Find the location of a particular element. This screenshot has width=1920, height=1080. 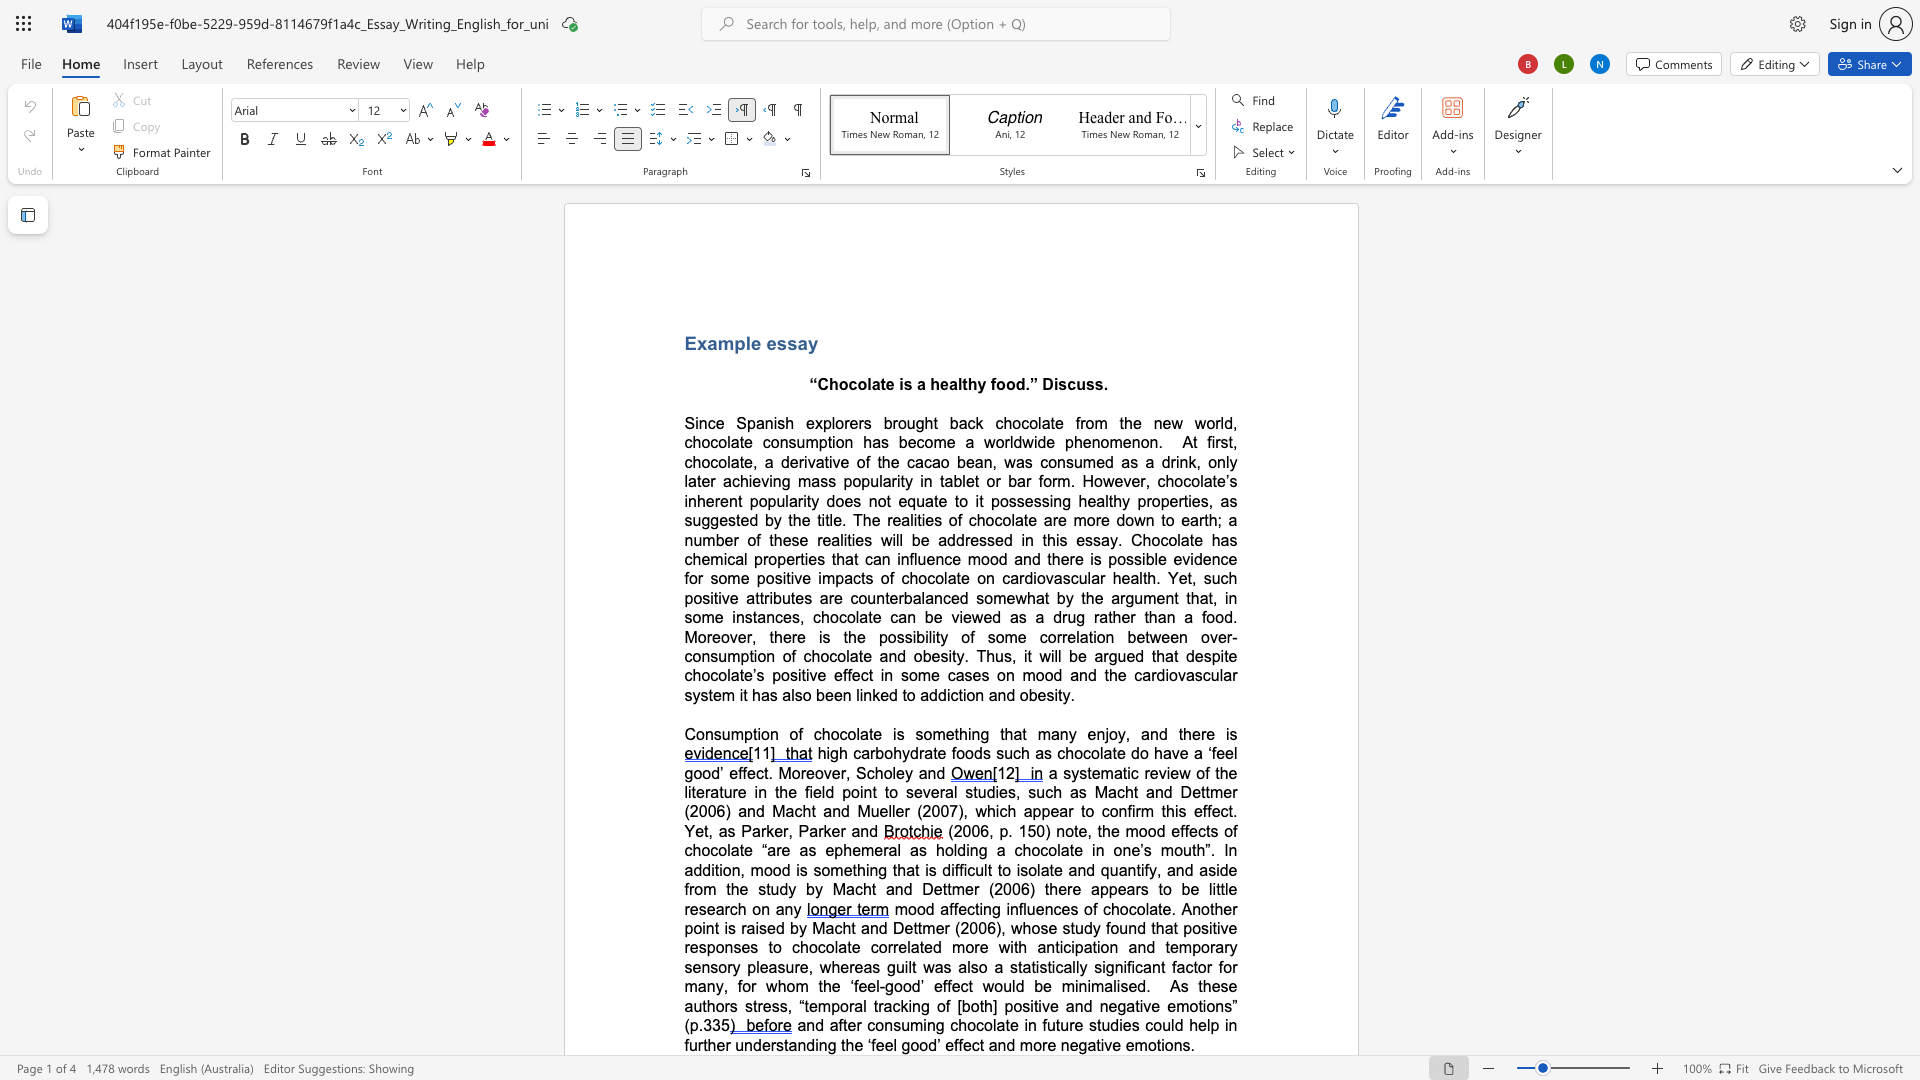

the 2th character "t" in the text is located at coordinates (903, 694).